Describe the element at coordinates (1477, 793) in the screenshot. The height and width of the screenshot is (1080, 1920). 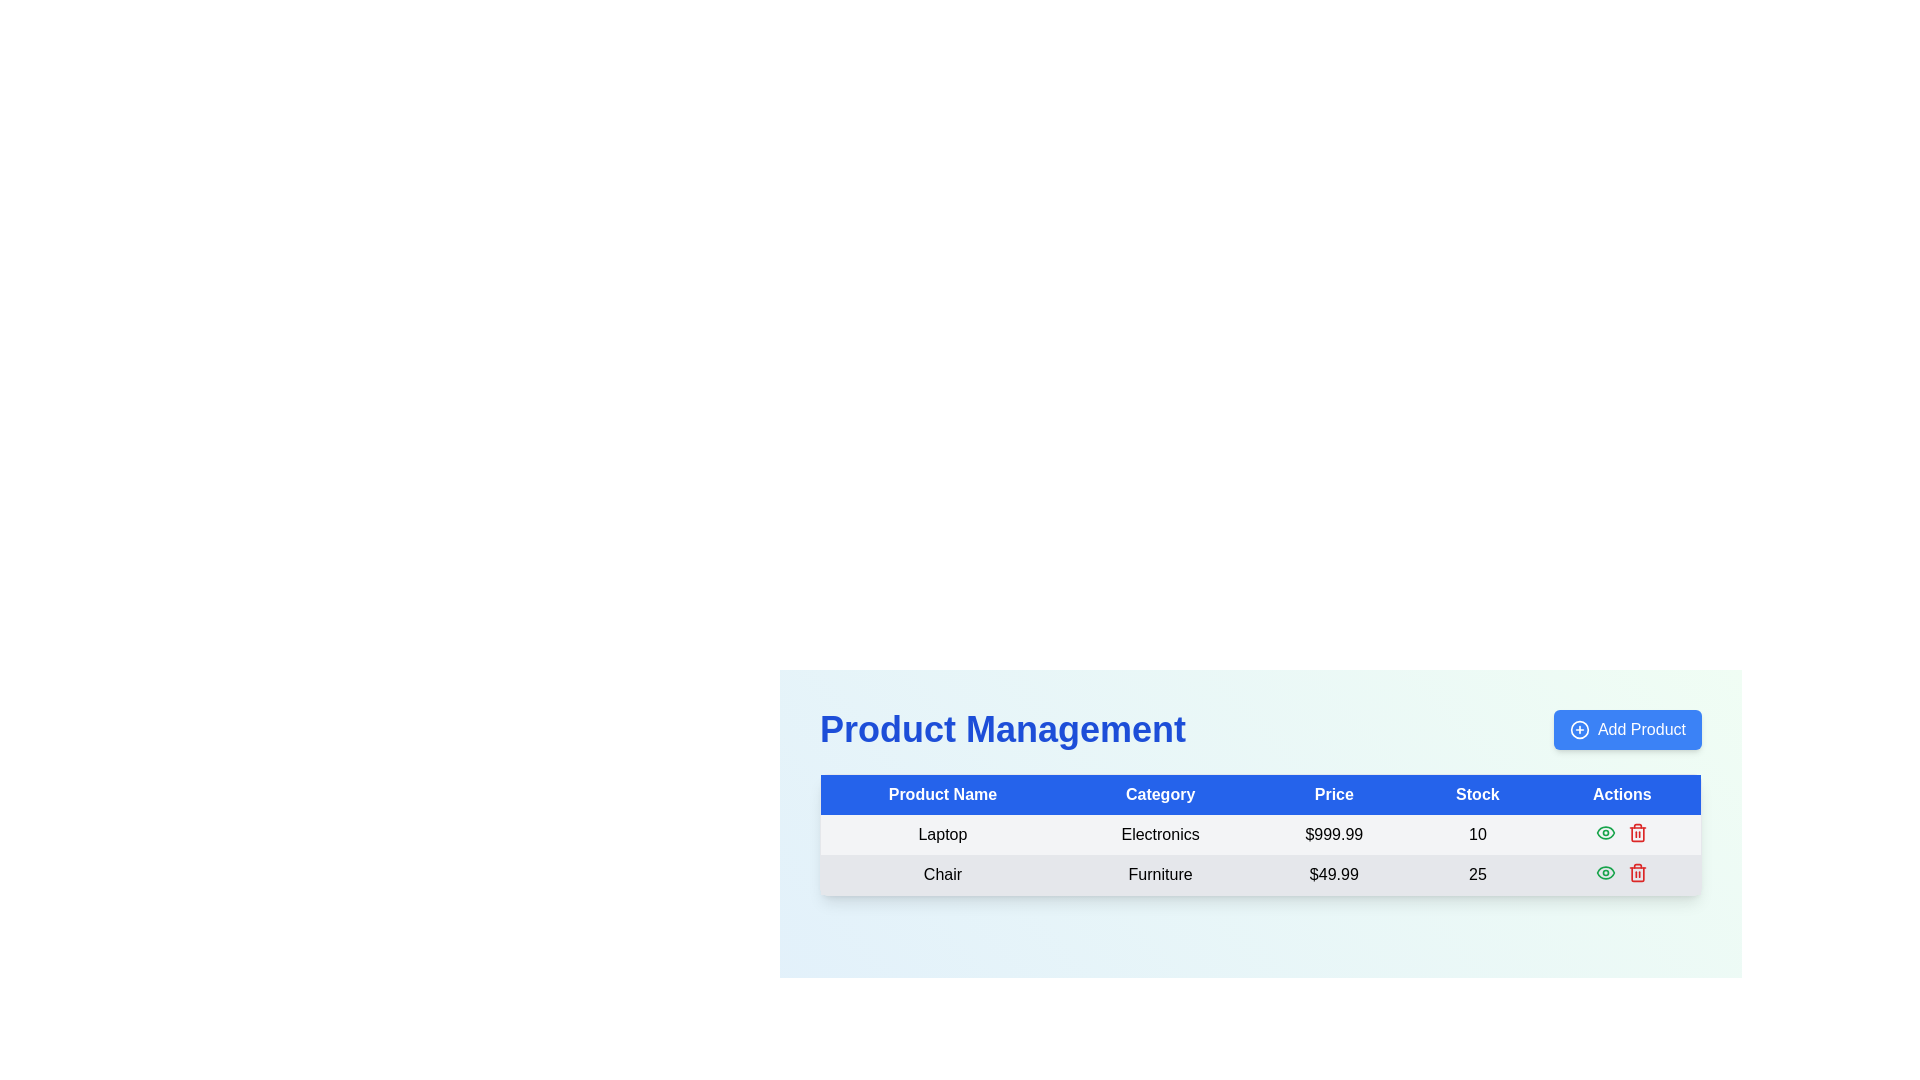
I see `the 'Stock' label, which is a rectangular label with white text on a blue background located in the fourth column of the table header` at that location.